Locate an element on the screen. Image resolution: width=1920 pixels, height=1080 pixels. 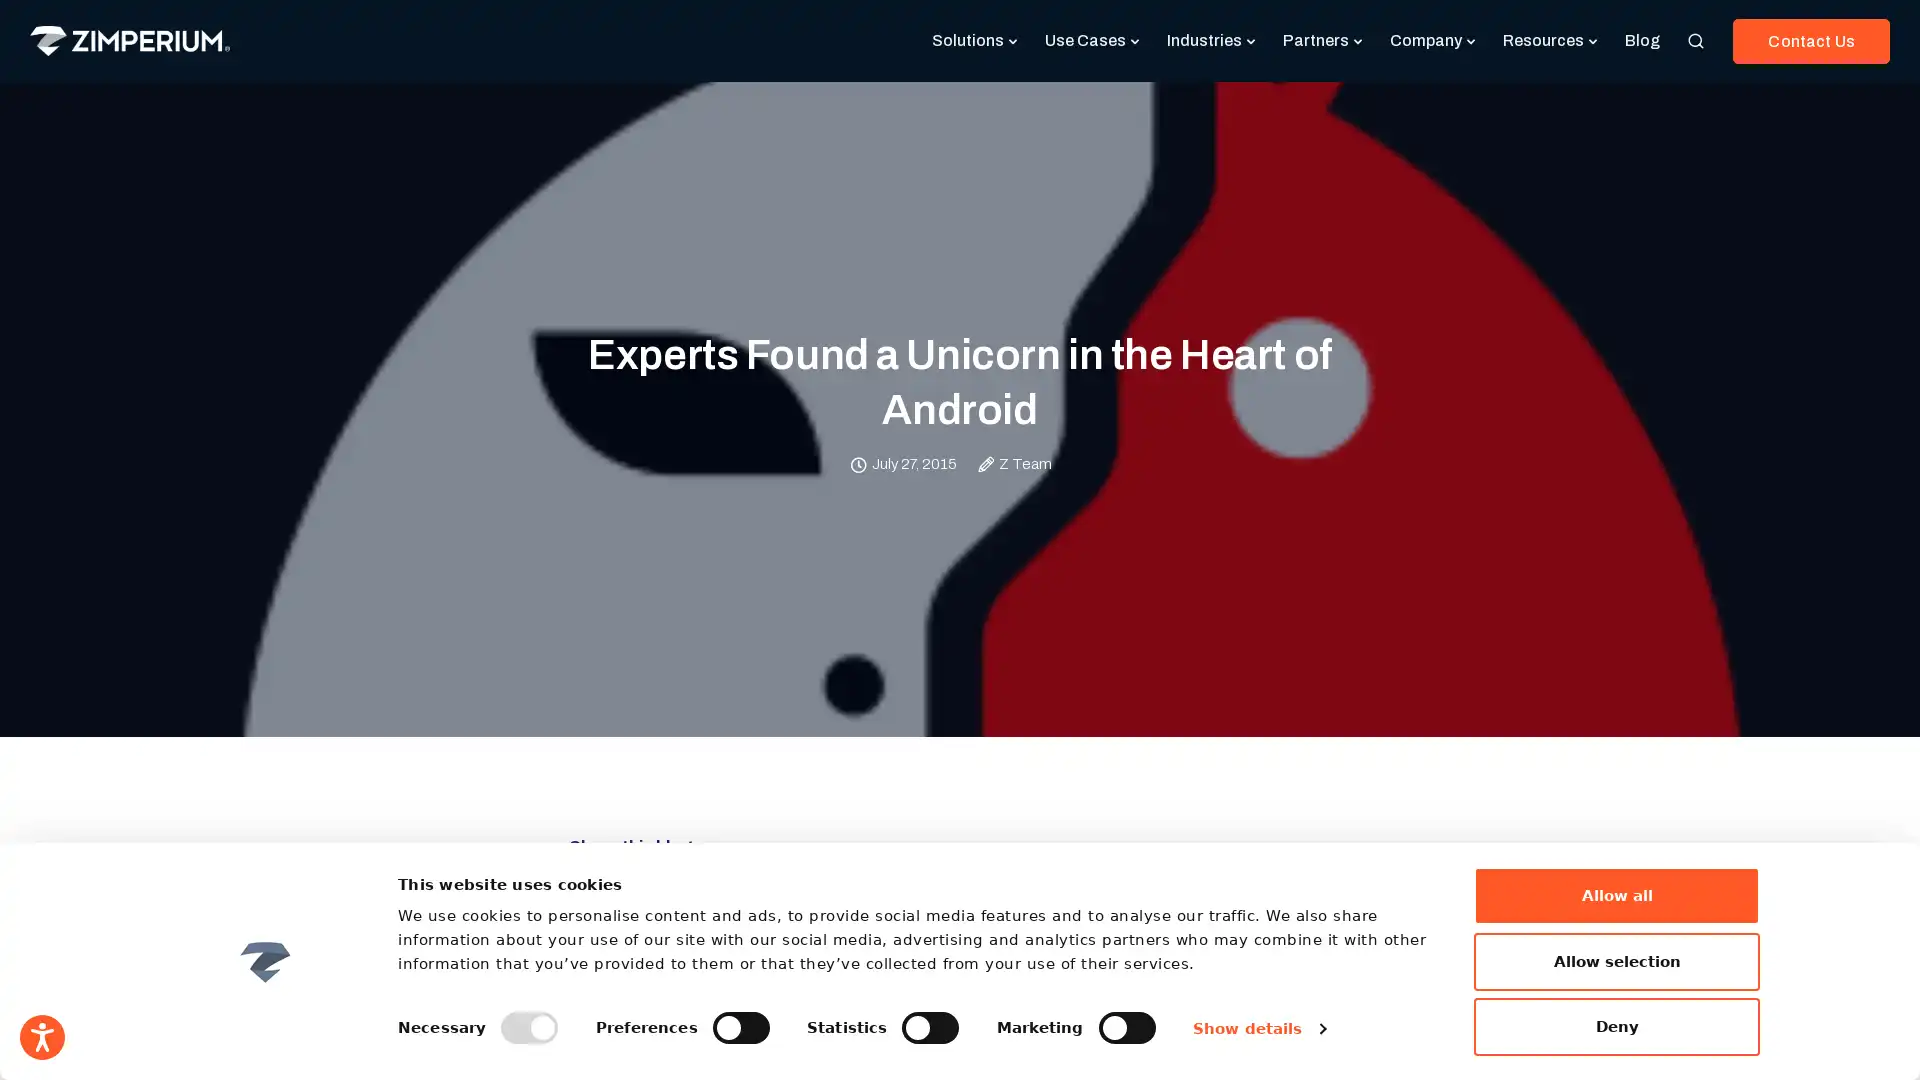
Allow selection is located at coordinates (1617, 959).